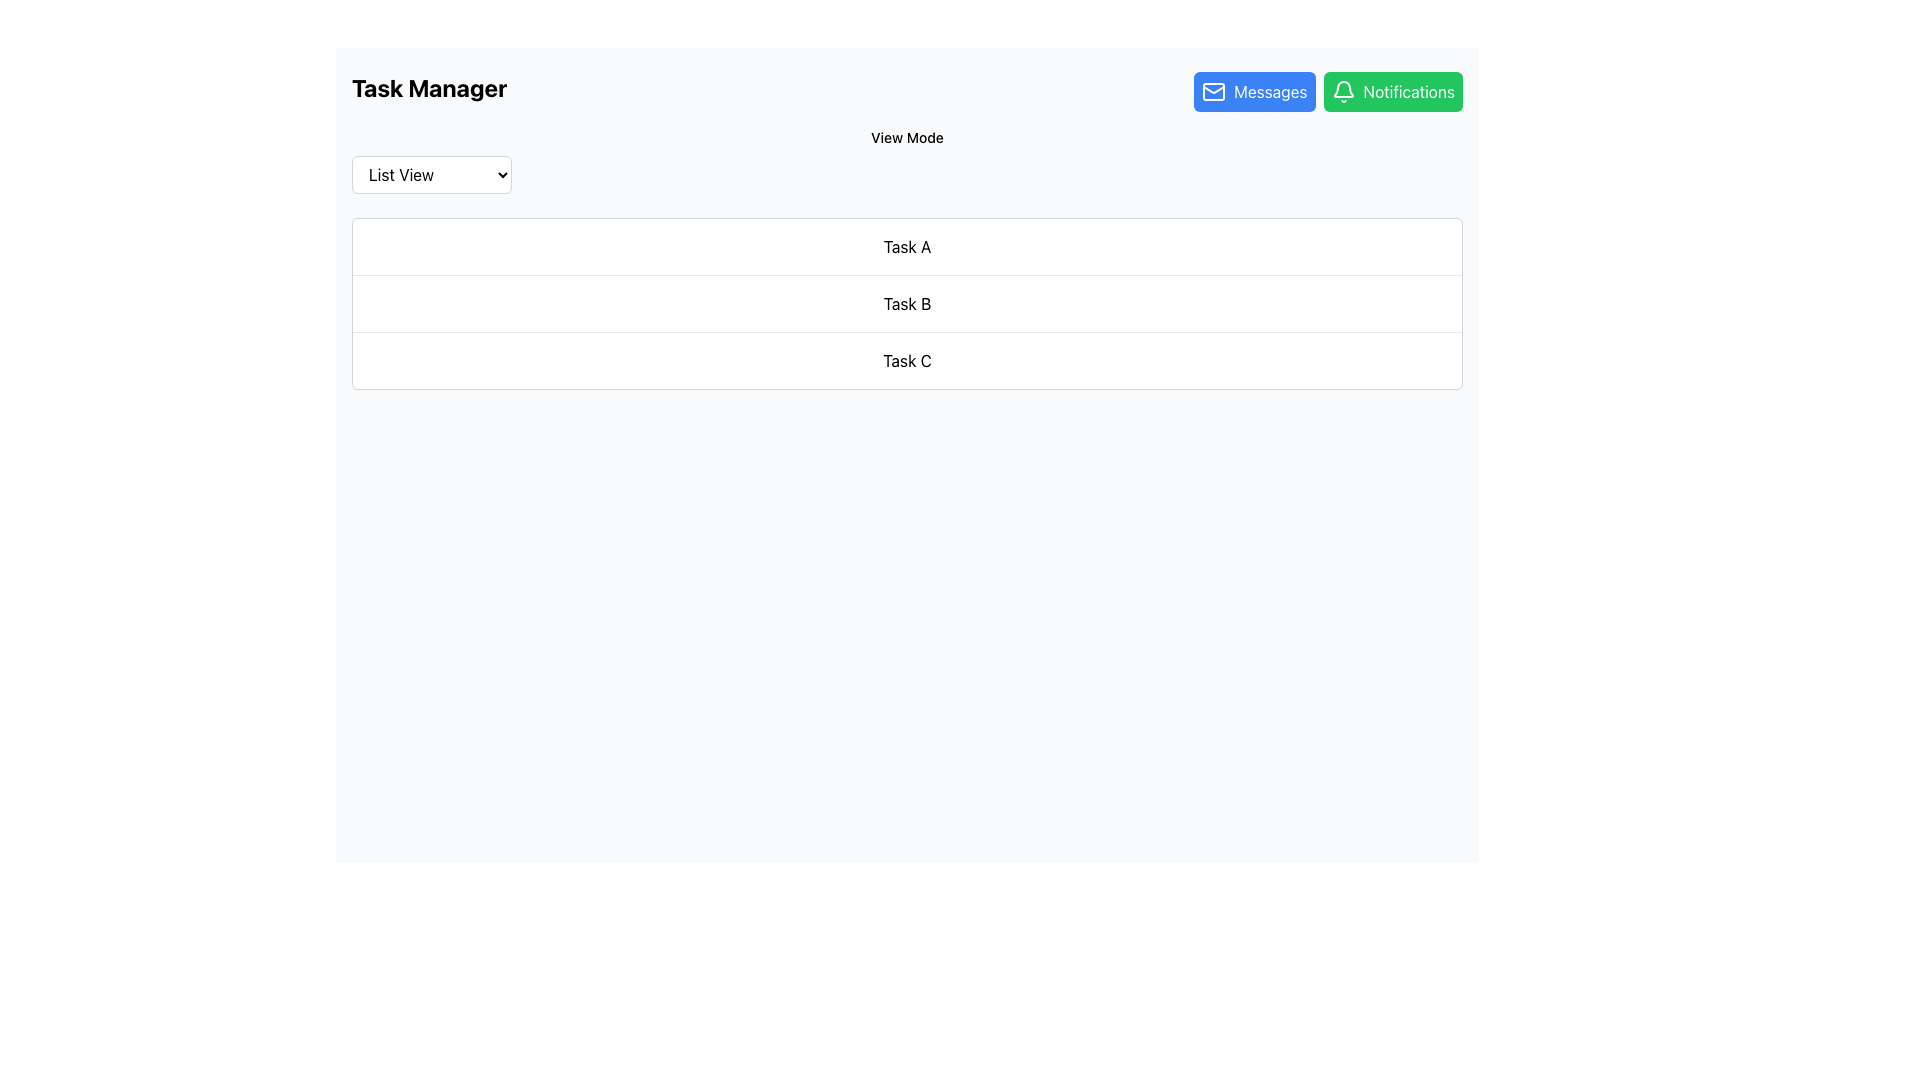 The width and height of the screenshot is (1920, 1080). Describe the element at coordinates (1253, 92) in the screenshot. I see `the blue button labeled 'Messages' with a white envelope icon` at that location.